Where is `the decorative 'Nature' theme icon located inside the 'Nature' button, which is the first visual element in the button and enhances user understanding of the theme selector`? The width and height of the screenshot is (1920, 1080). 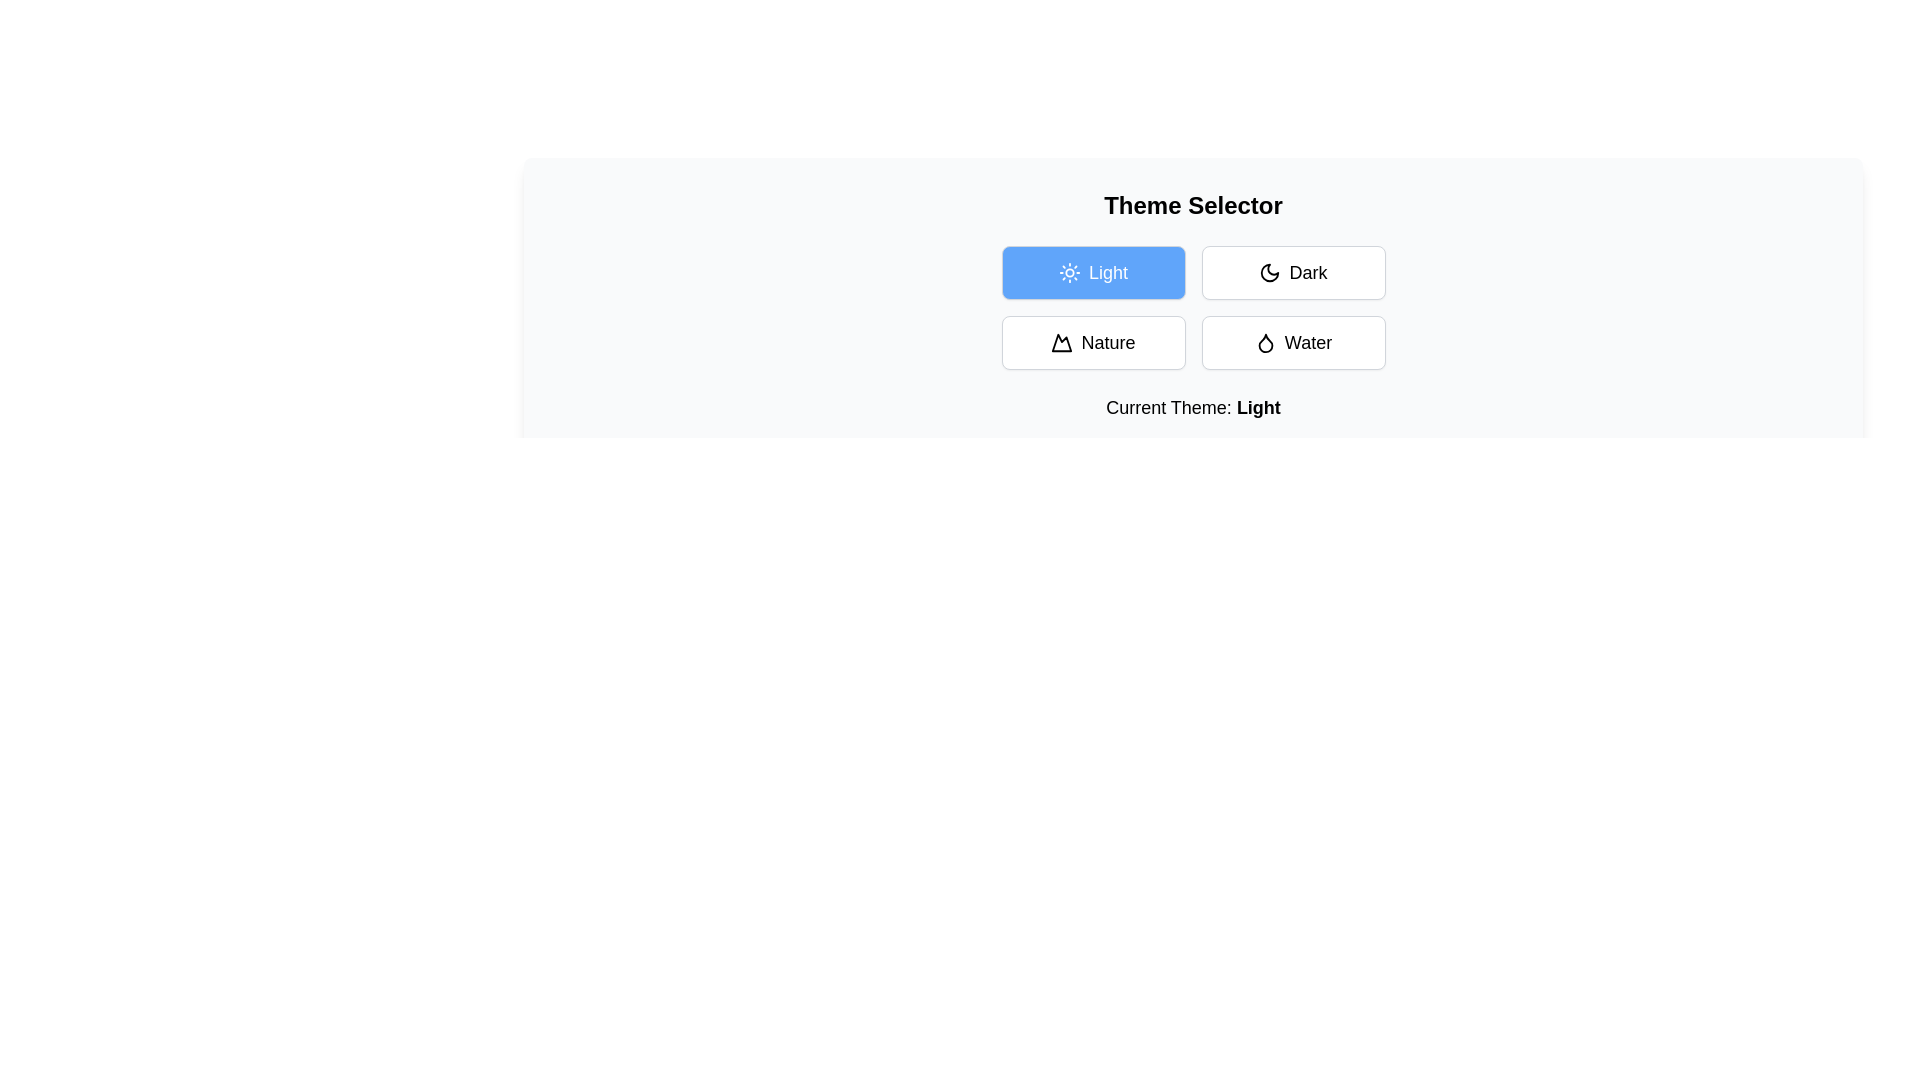 the decorative 'Nature' theme icon located inside the 'Nature' button, which is the first visual element in the button and enhances user understanding of the theme selector is located at coordinates (1061, 342).